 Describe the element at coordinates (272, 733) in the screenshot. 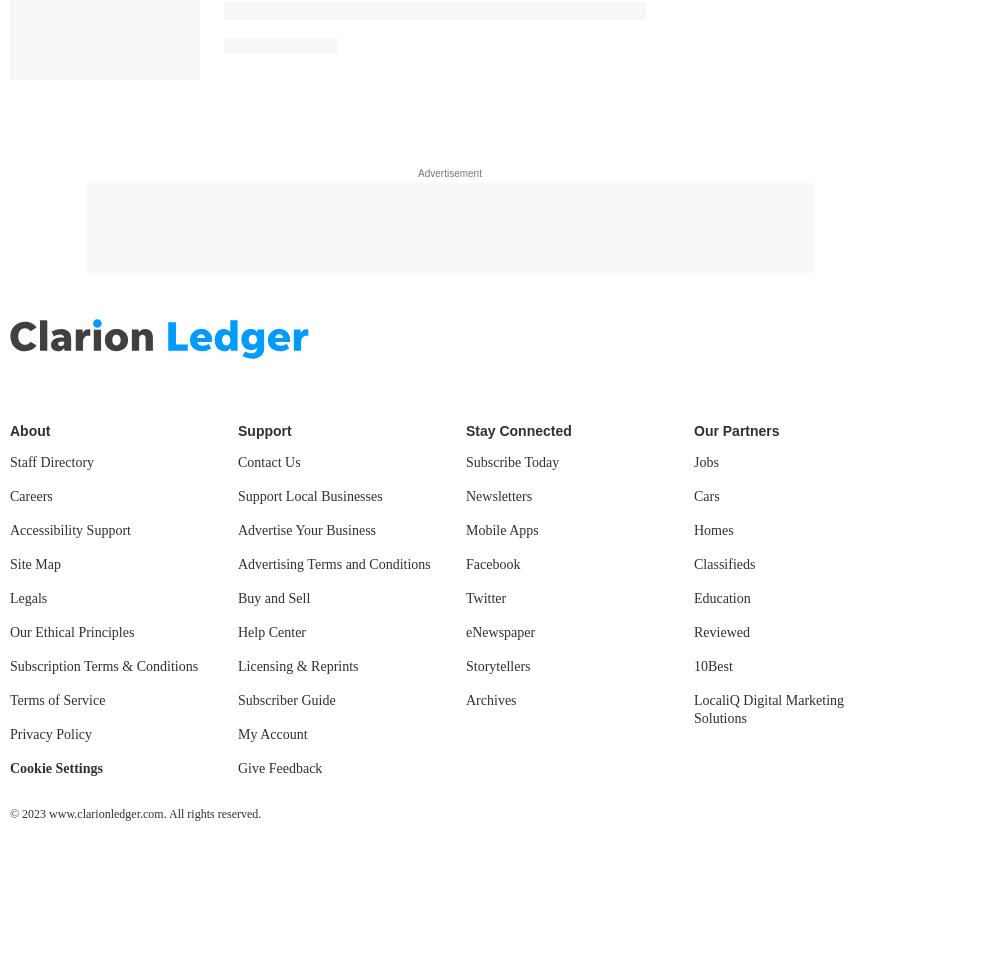

I see `'My Account'` at that location.